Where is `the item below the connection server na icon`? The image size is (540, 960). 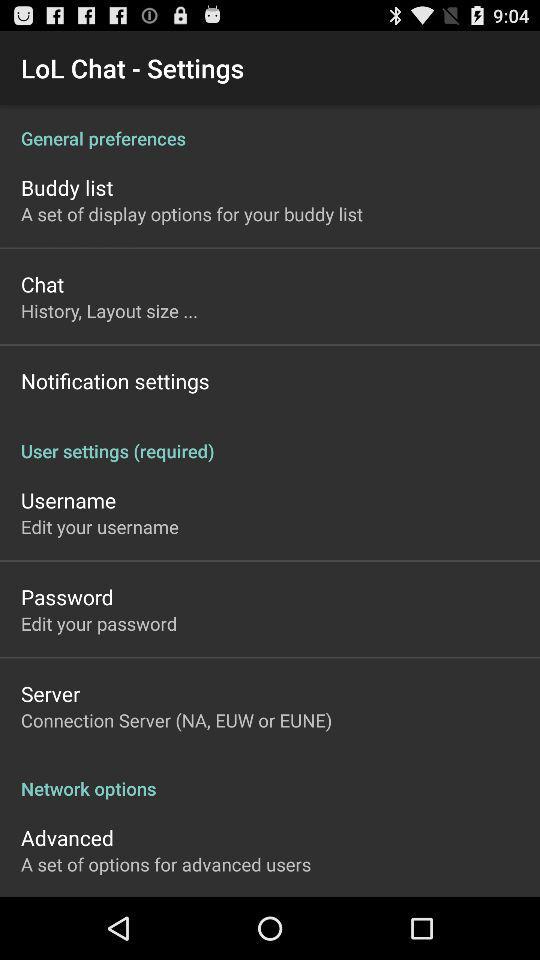
the item below the connection server na icon is located at coordinates (270, 777).